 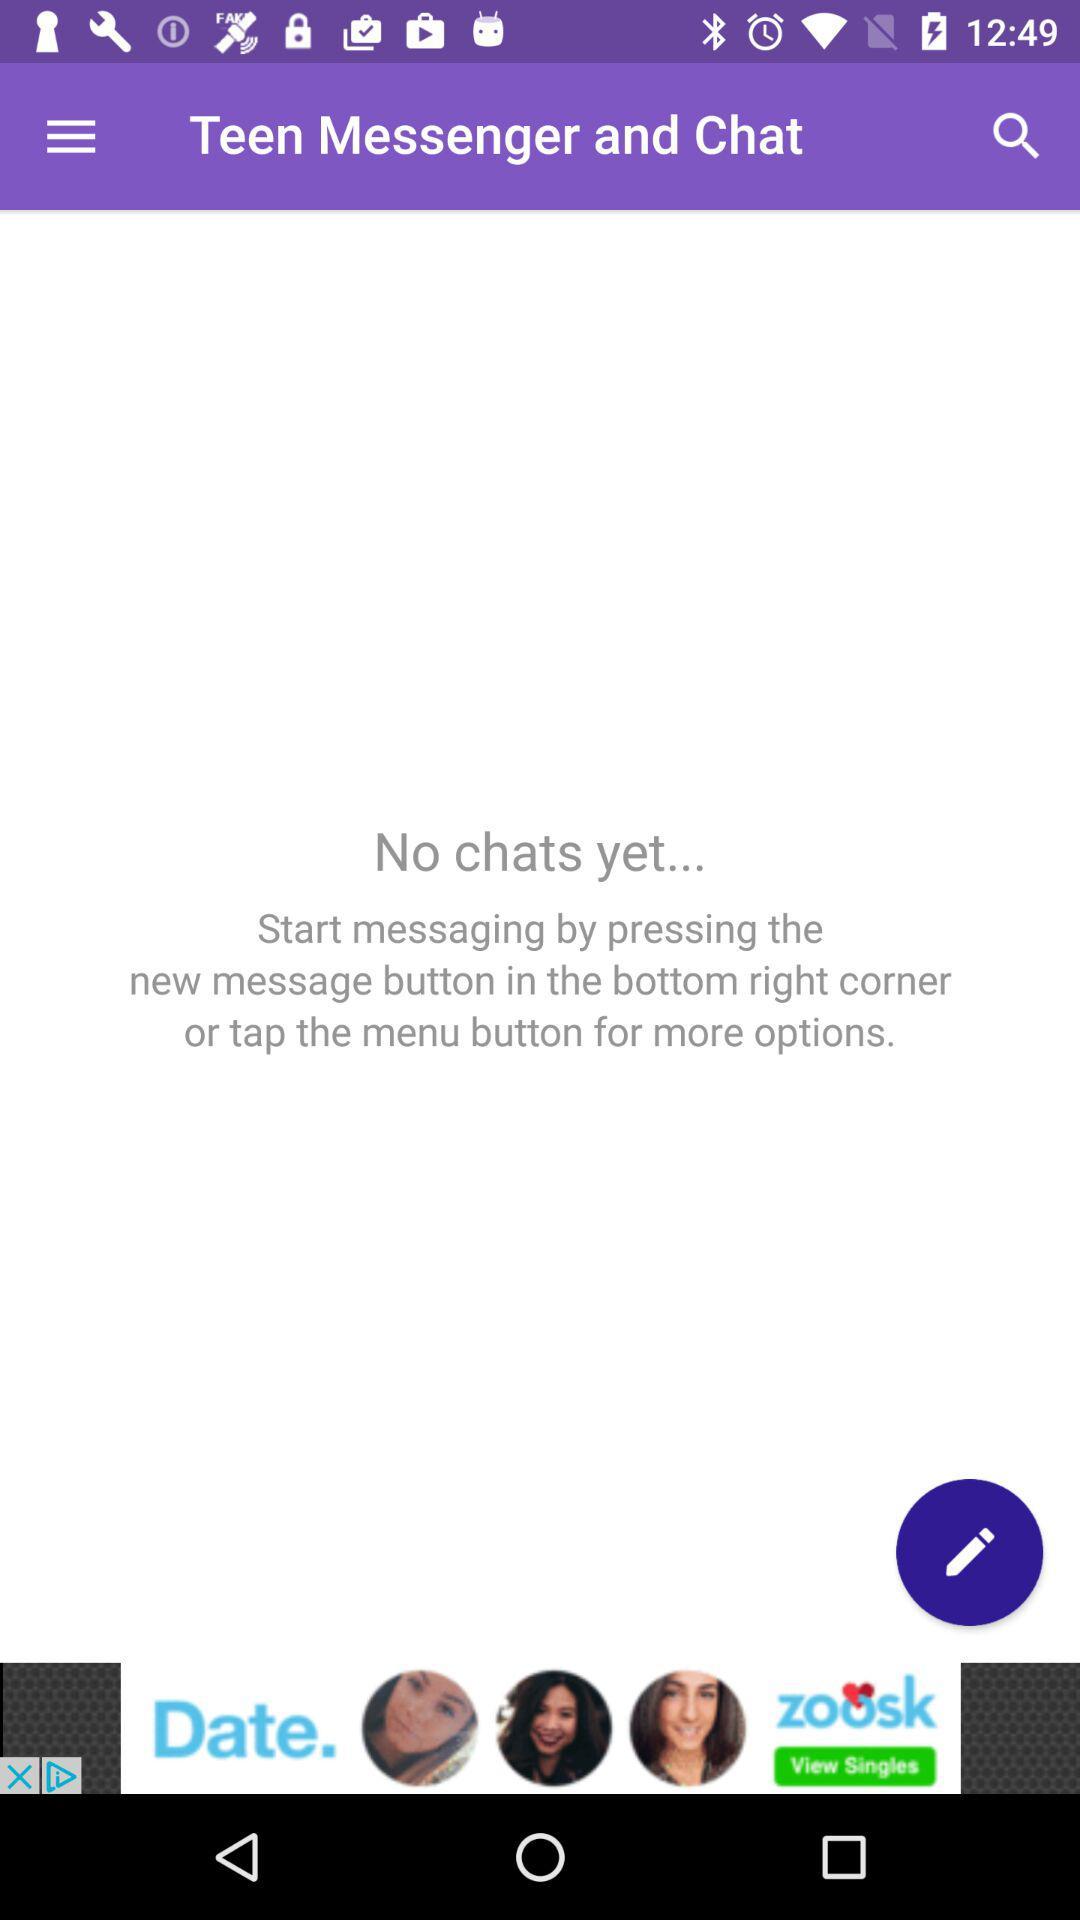 I want to click on the edit icon, so click(x=968, y=1551).